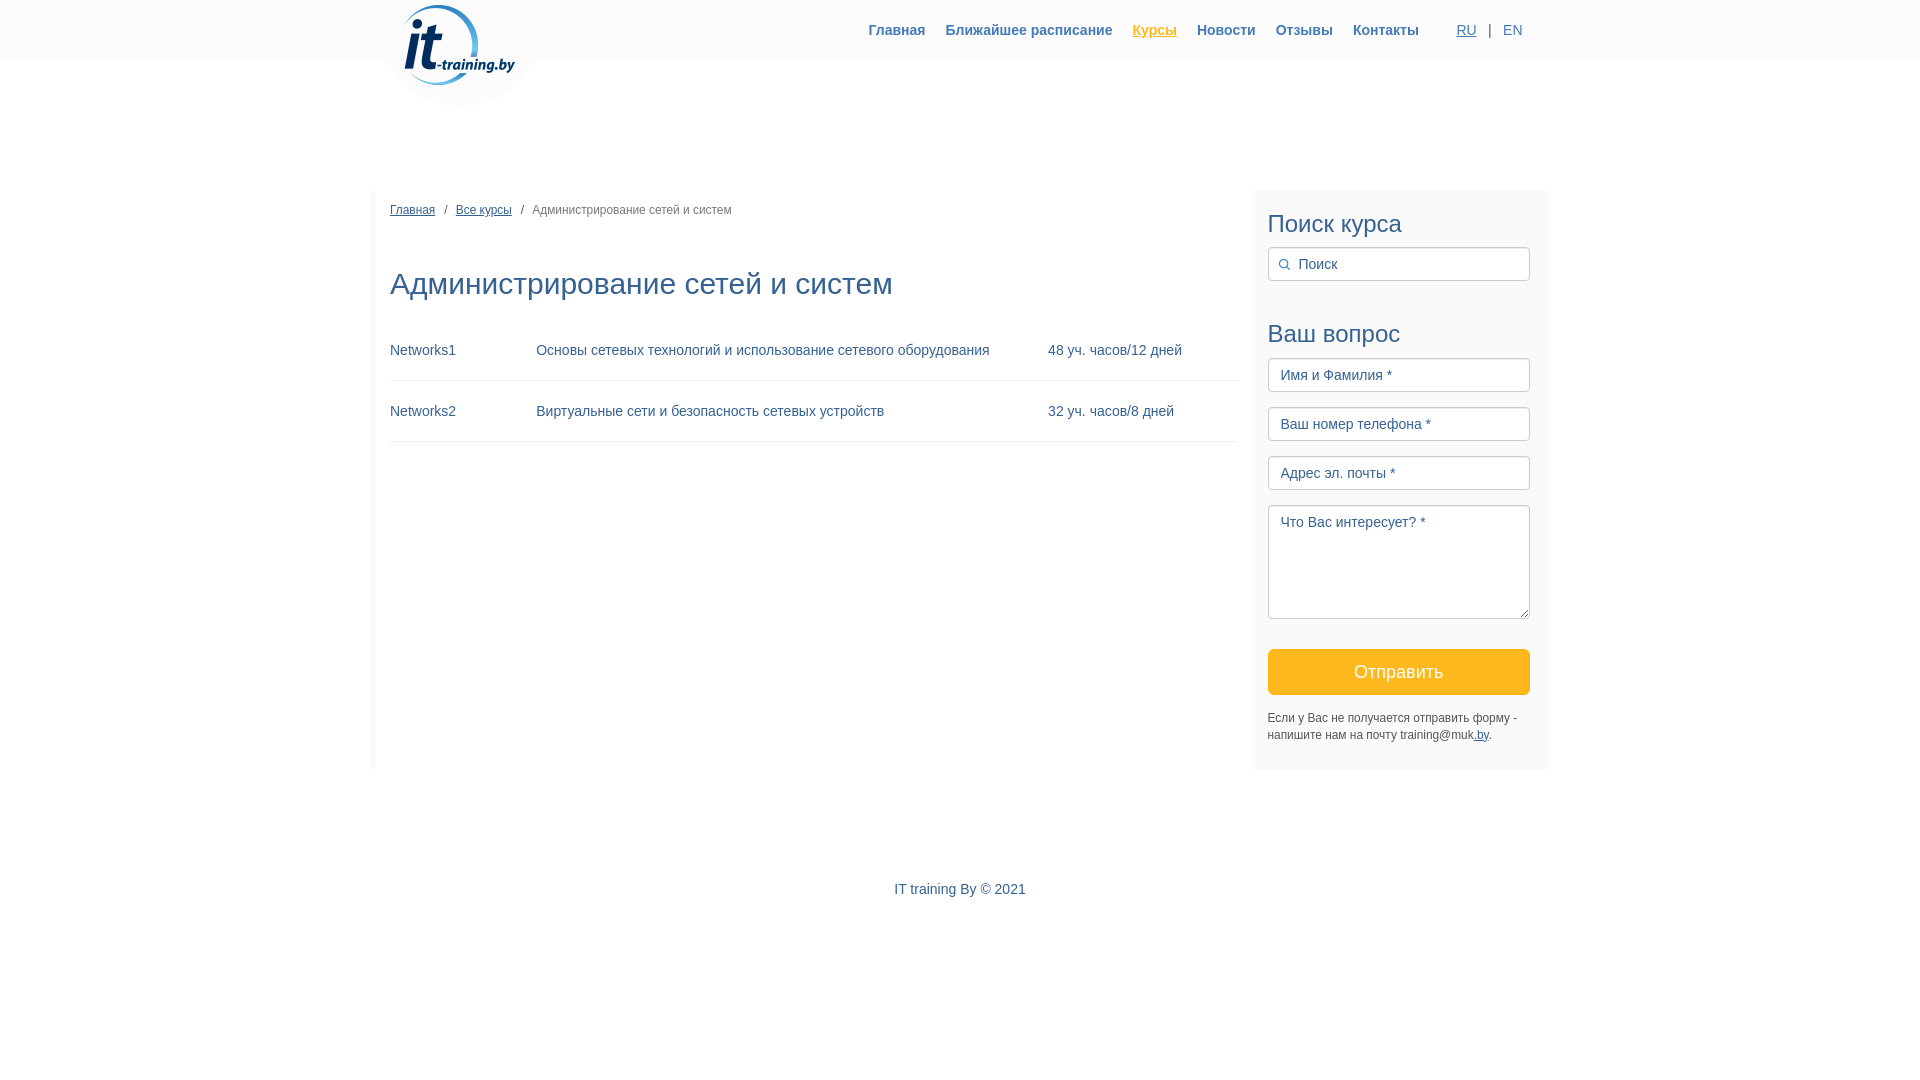 The width and height of the screenshot is (1920, 1080). What do you see at coordinates (1466, 30) in the screenshot?
I see `'RU'` at bounding box center [1466, 30].